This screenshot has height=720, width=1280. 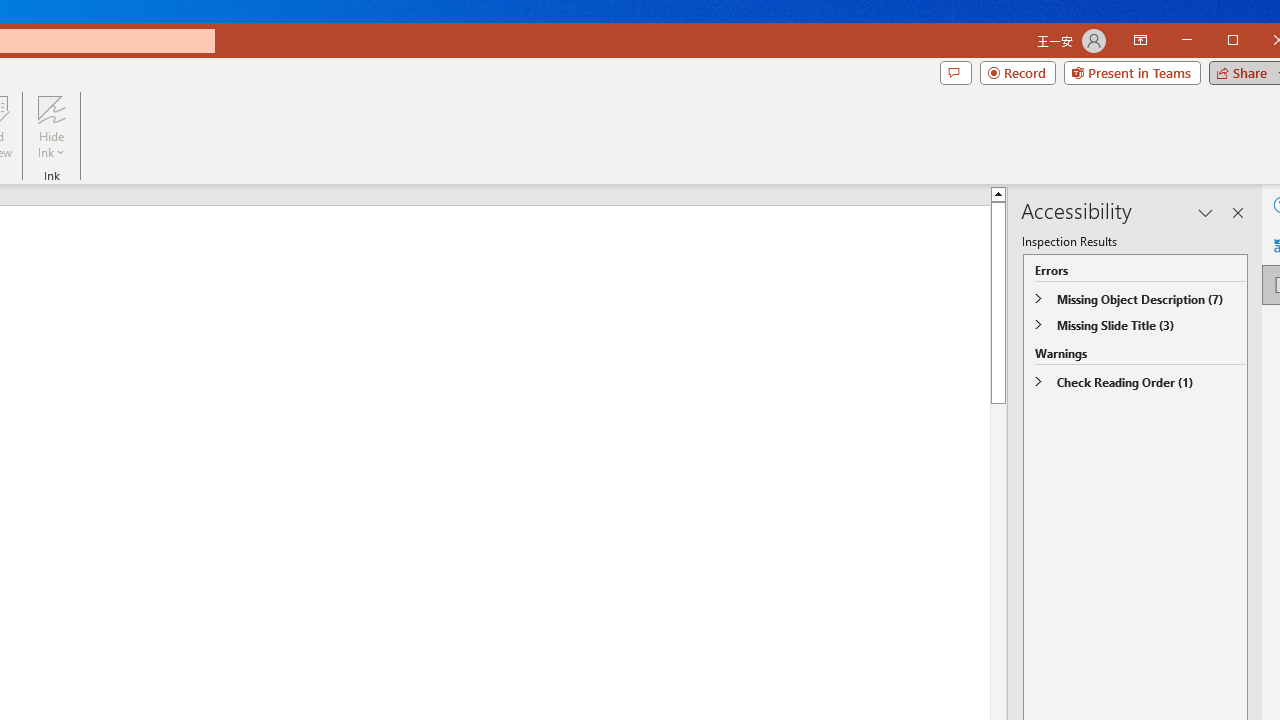 I want to click on 'Hide Ink', so click(x=51, y=109).